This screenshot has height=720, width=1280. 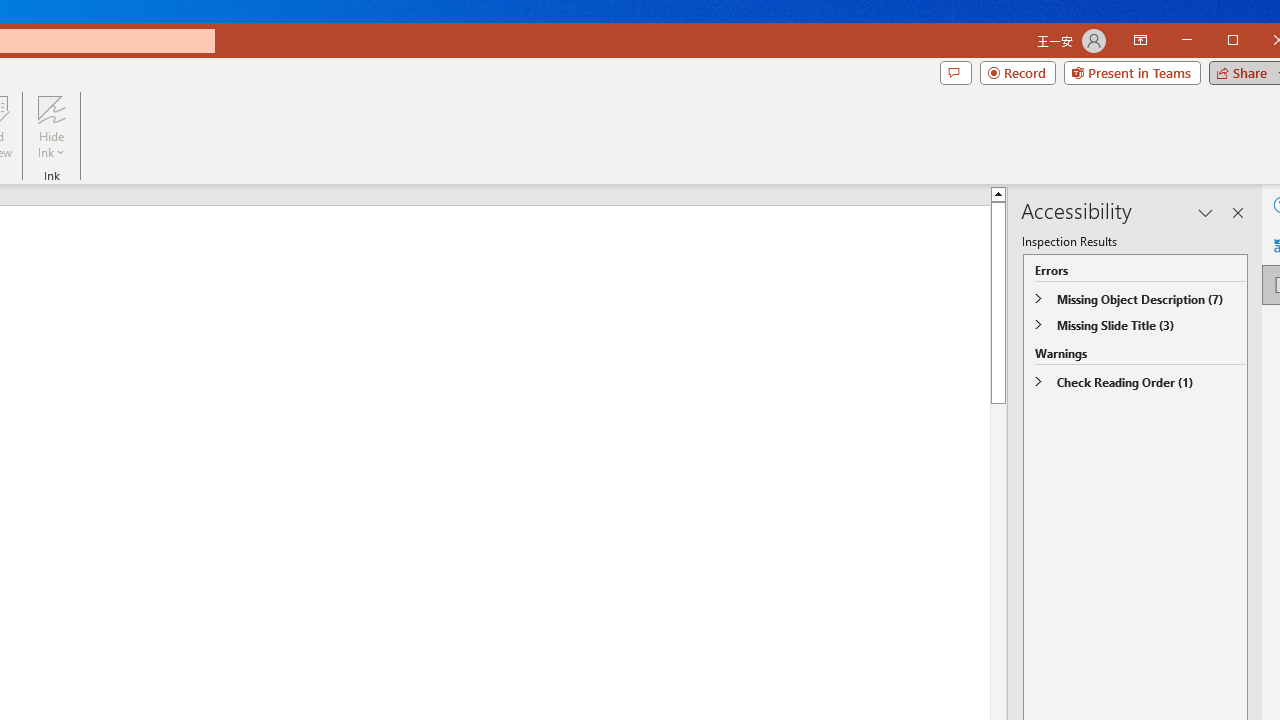 I want to click on 'Hide Ink', so click(x=51, y=109).